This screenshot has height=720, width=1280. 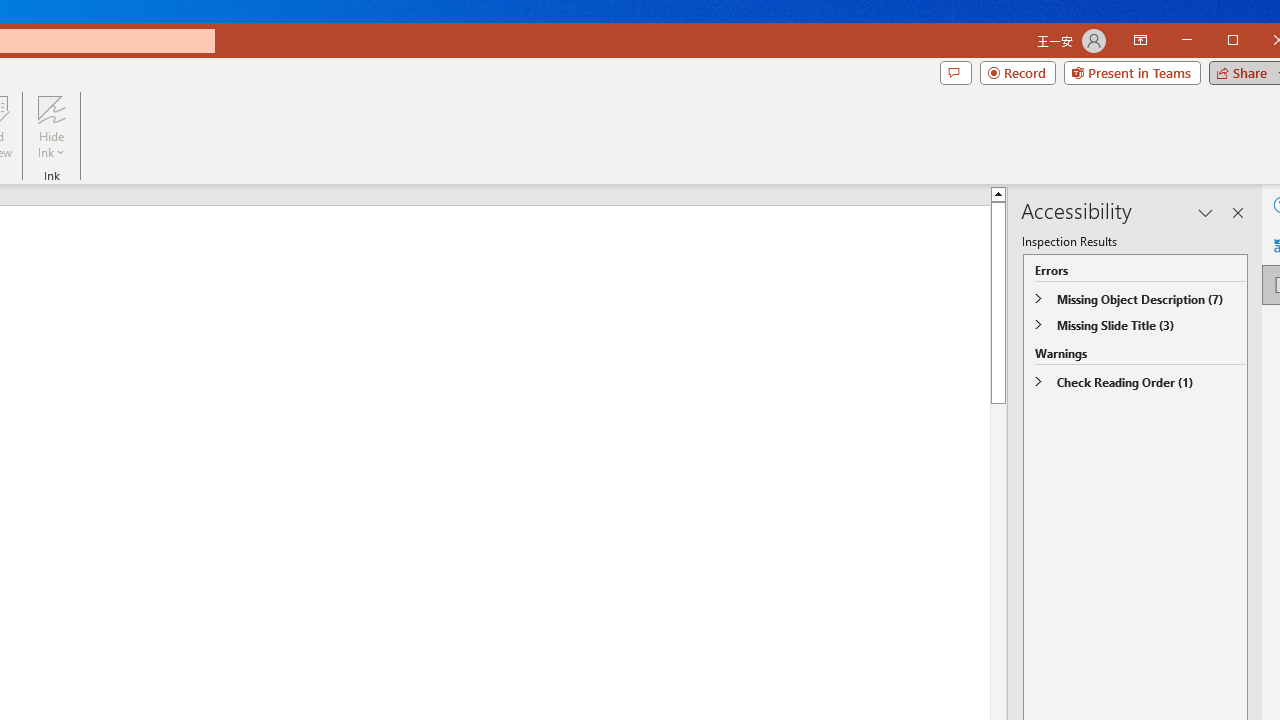 I want to click on 'Hide Ink', so click(x=51, y=109).